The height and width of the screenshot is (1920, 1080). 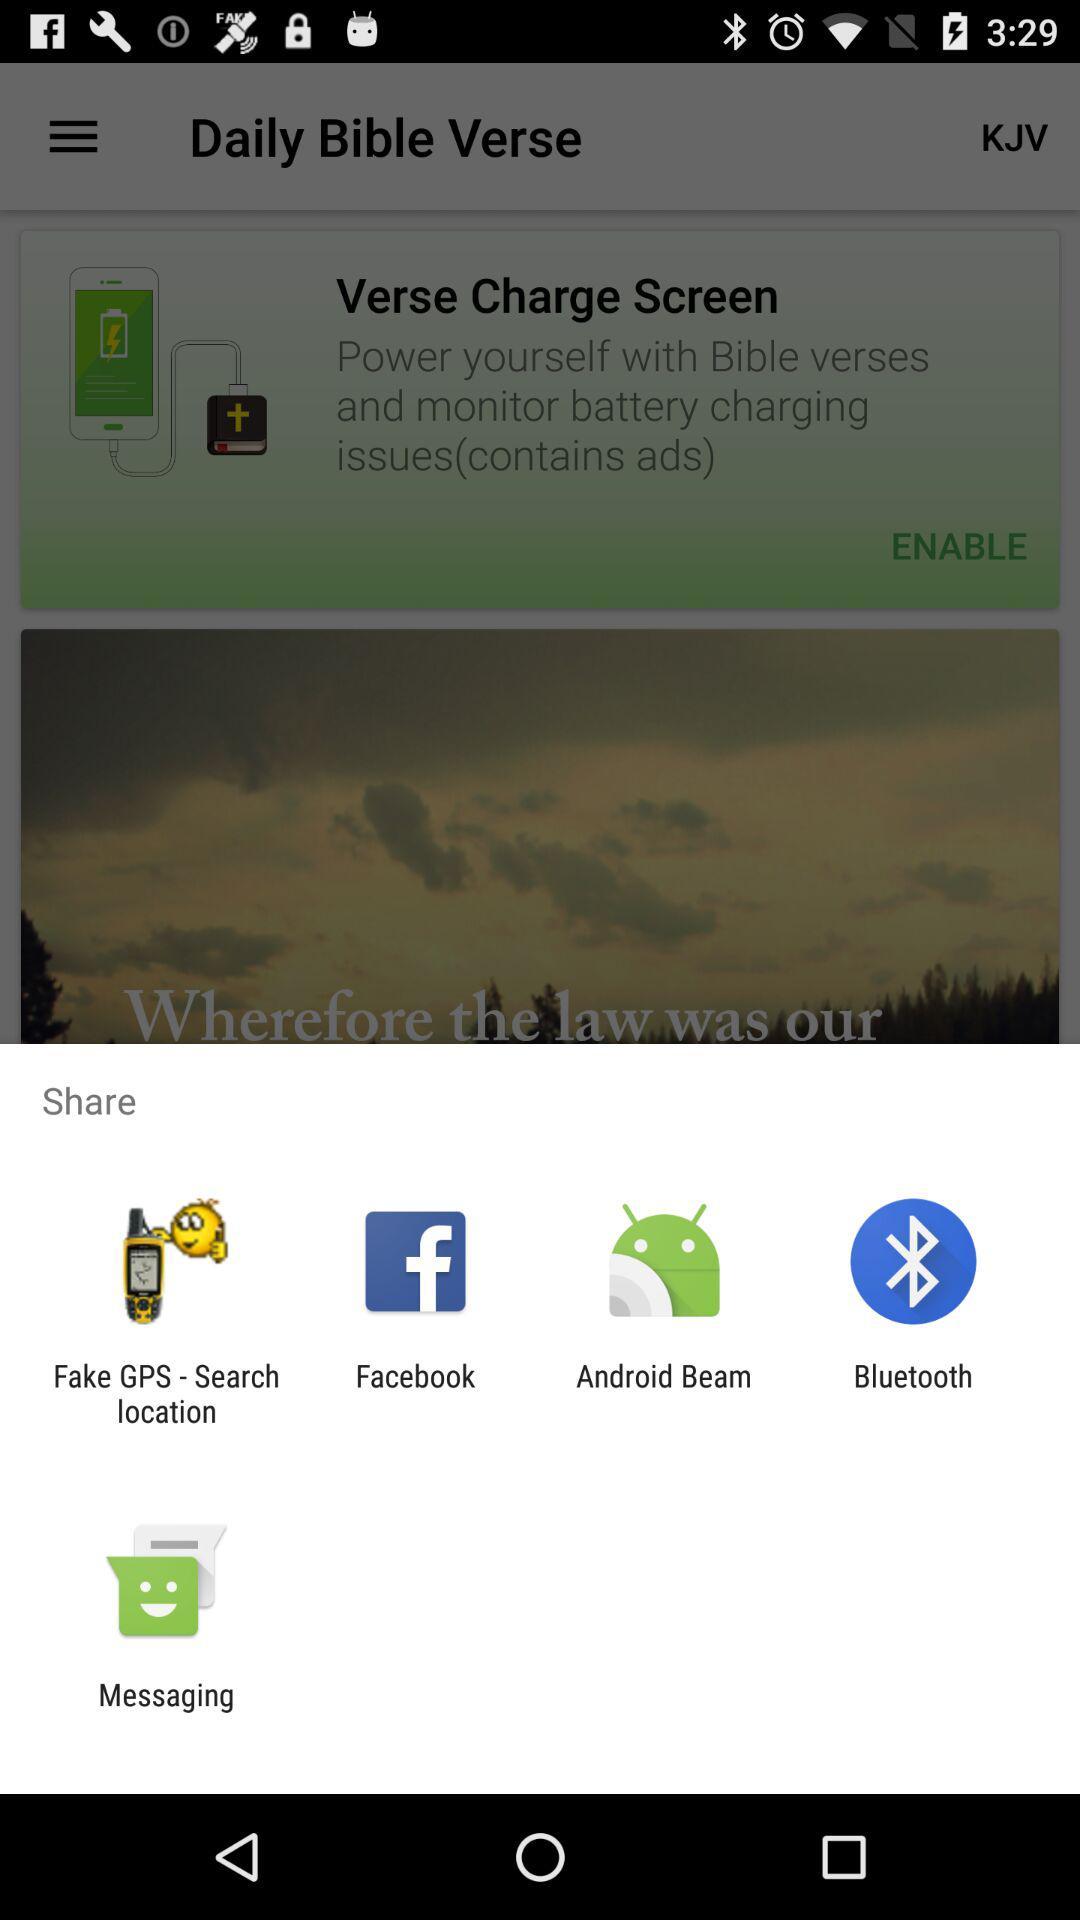 What do you see at coordinates (664, 1392) in the screenshot?
I see `the item to the right of facebook icon` at bounding box center [664, 1392].